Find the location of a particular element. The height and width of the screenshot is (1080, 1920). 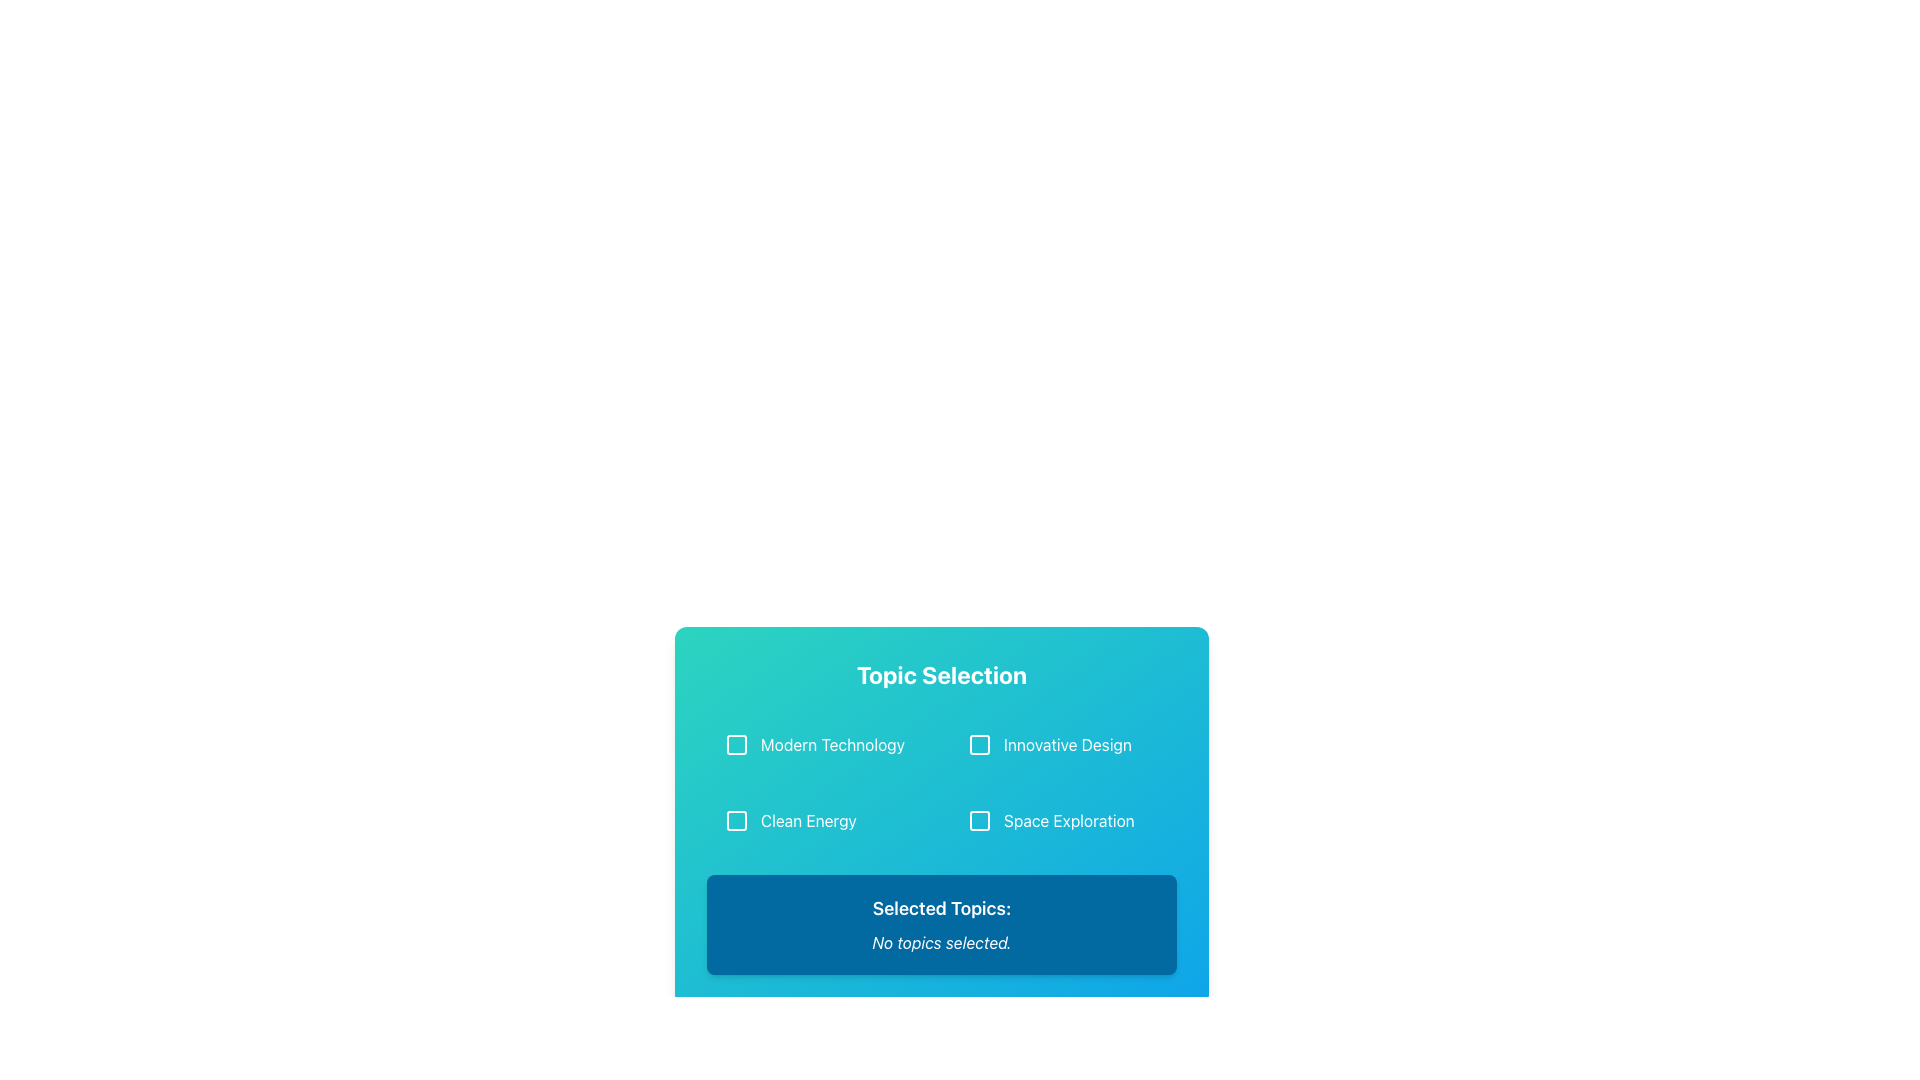

the checkbox for selecting the topic 'Innovative Design' is located at coordinates (979, 744).